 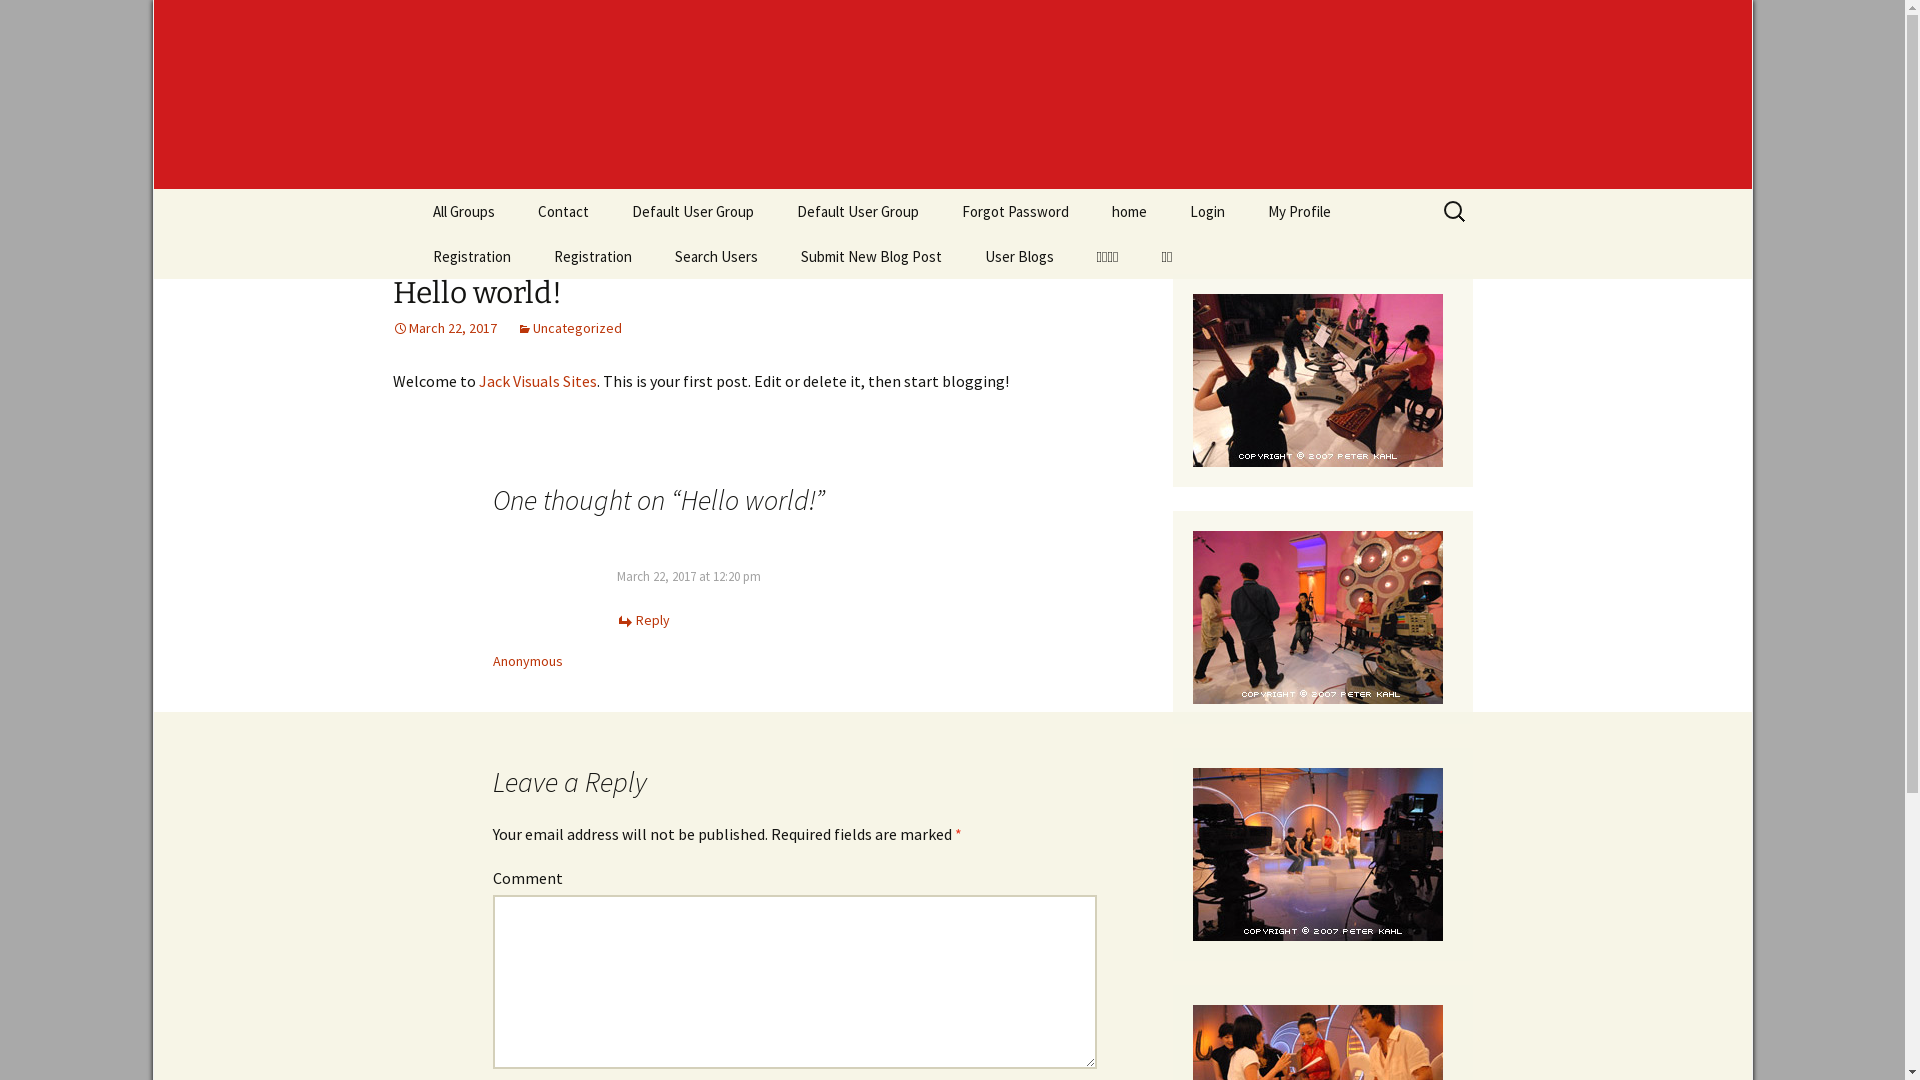 What do you see at coordinates (1170, 211) in the screenshot?
I see `'Login'` at bounding box center [1170, 211].